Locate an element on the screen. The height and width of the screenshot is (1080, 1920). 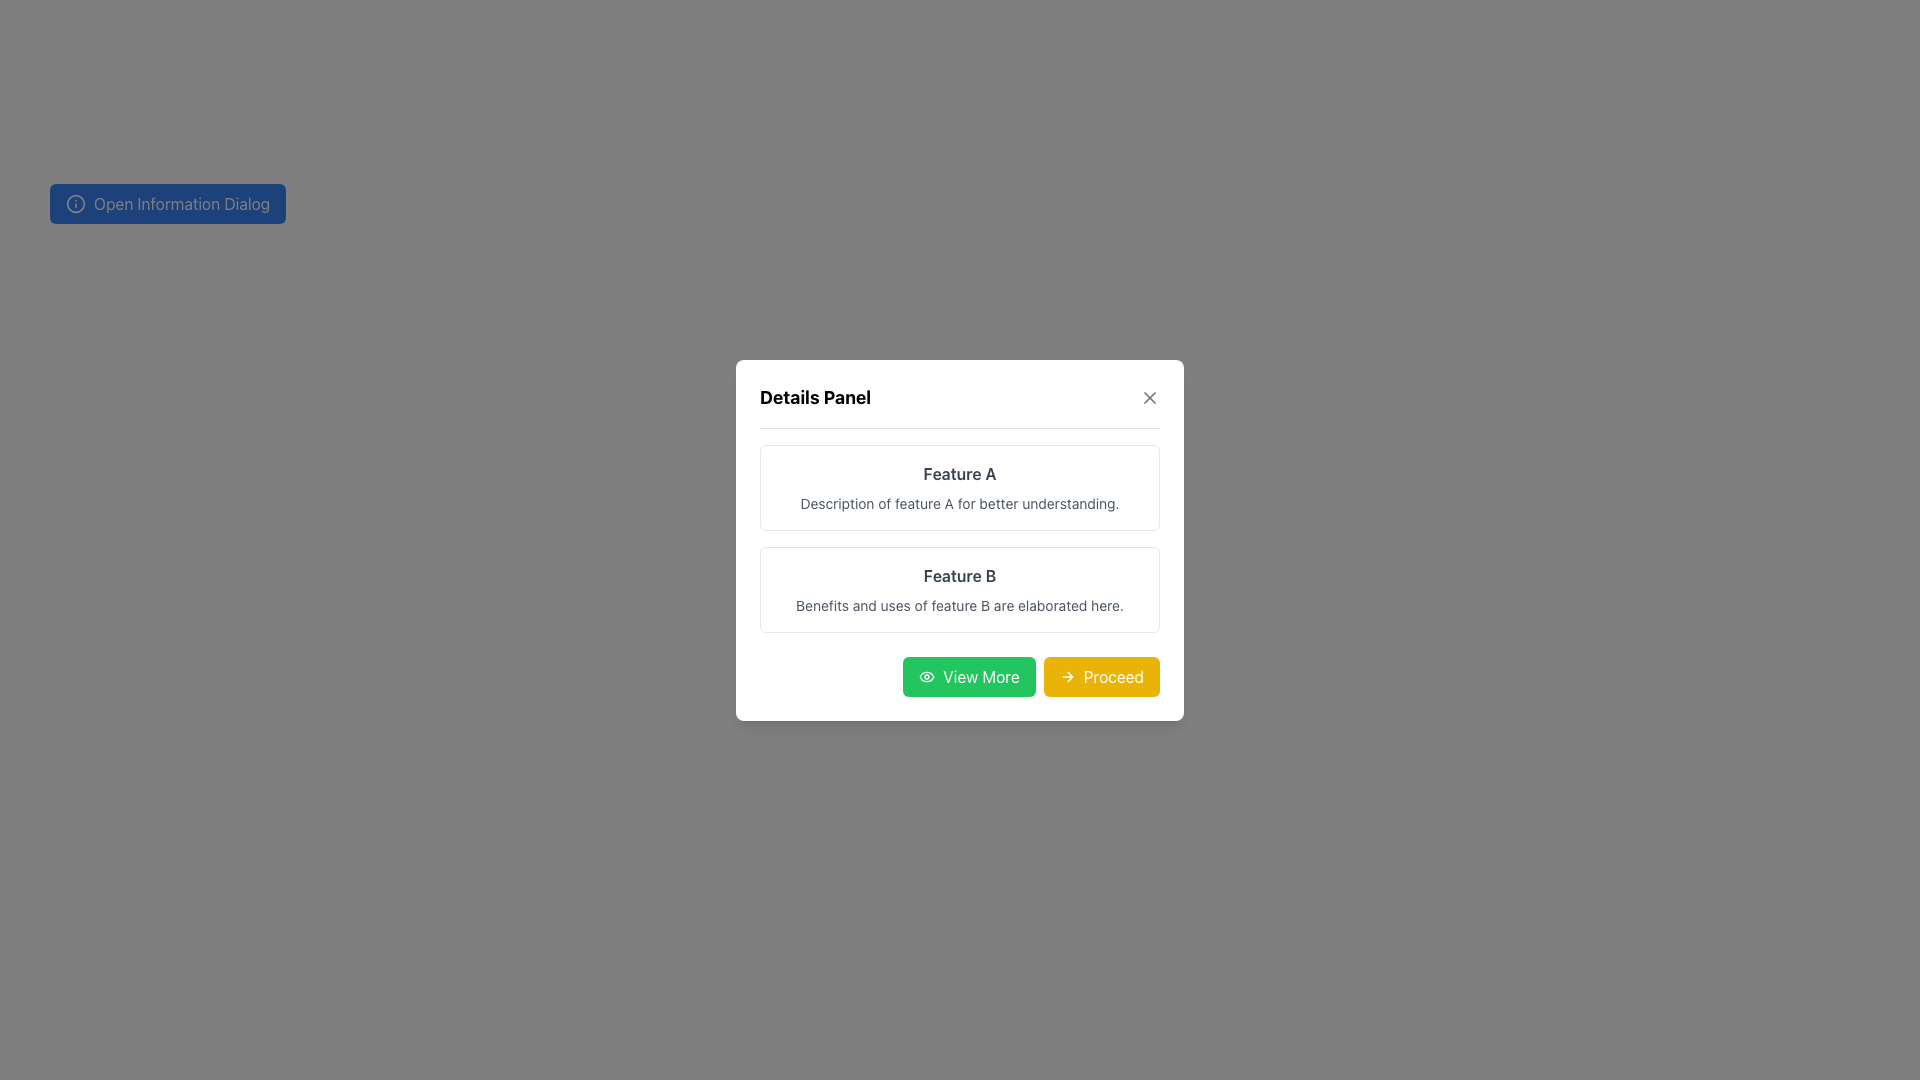
the Information panel for 'Feature B', which is the second panel in a vertically stacked group located in the center of the modal window is located at coordinates (960, 588).